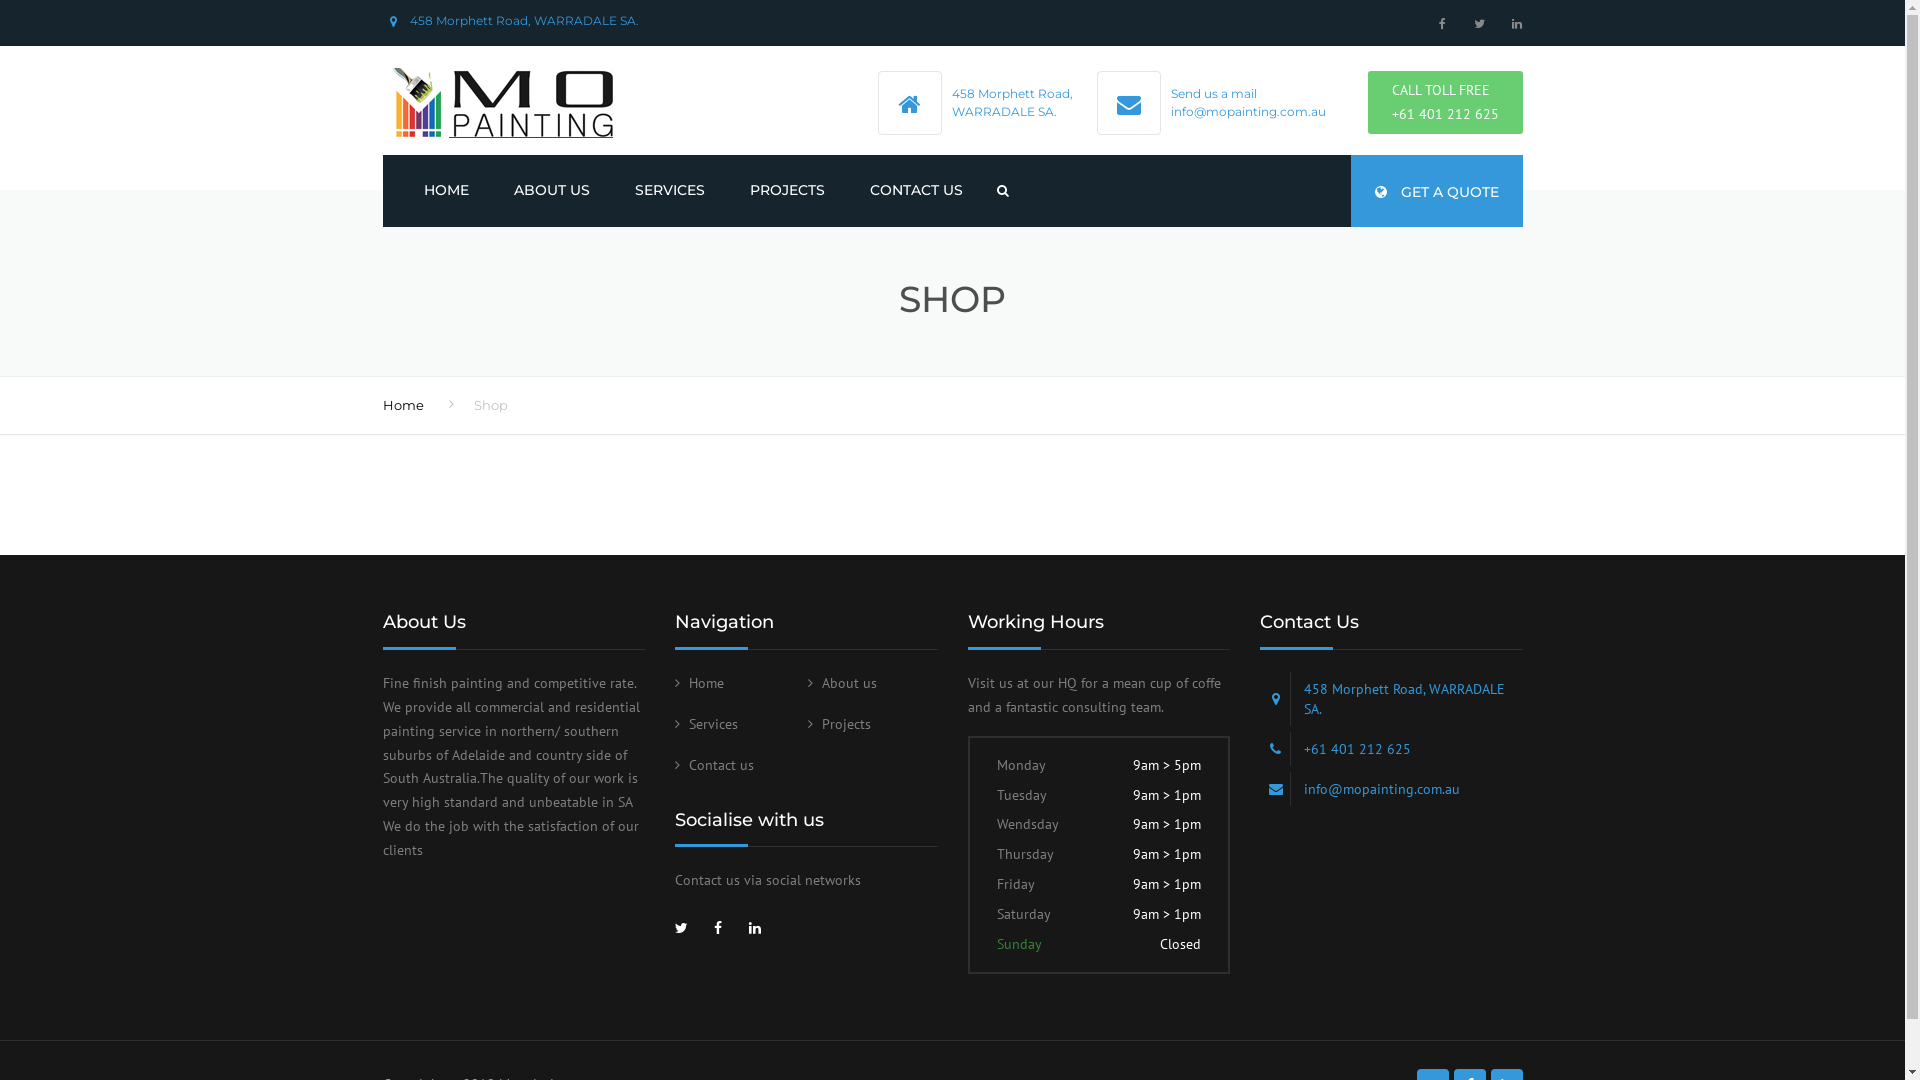  Describe the element at coordinates (714, 764) in the screenshot. I see `'Contact us'` at that location.